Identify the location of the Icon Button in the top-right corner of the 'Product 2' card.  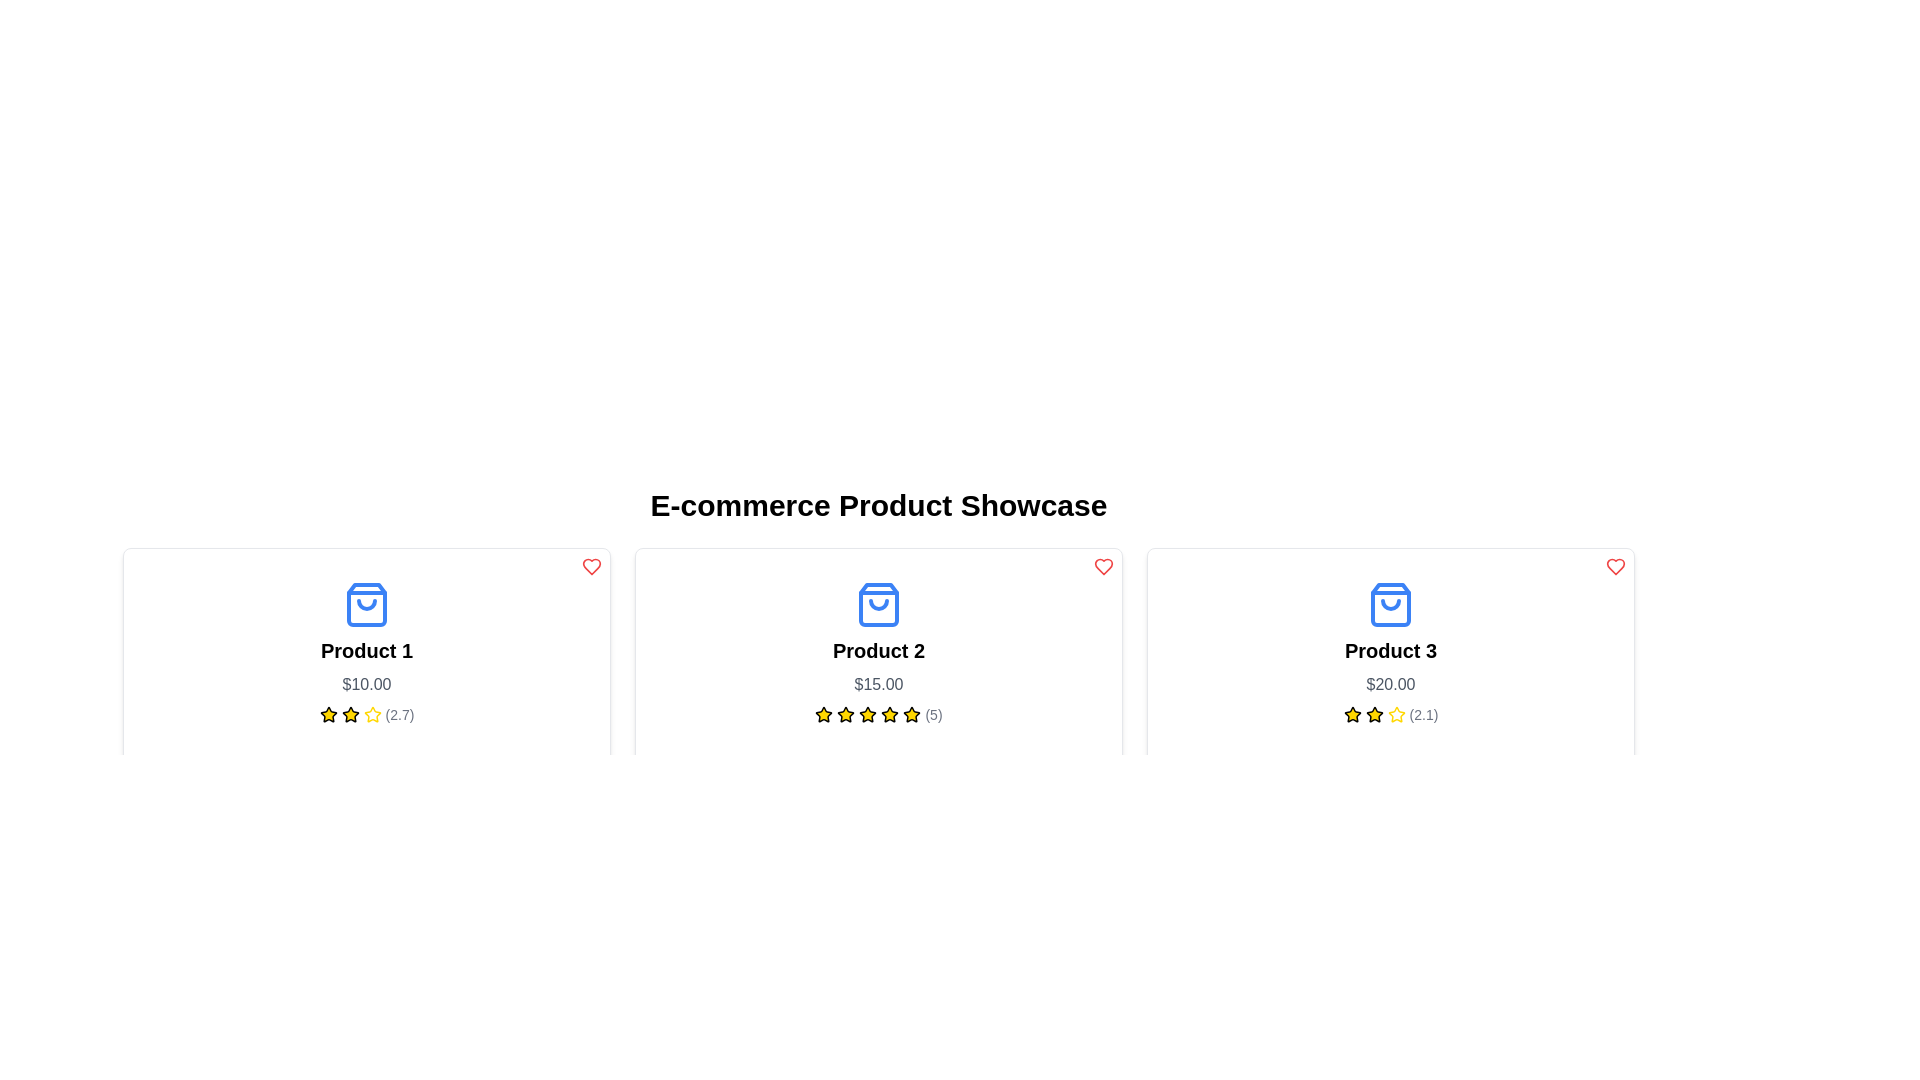
(1103, 567).